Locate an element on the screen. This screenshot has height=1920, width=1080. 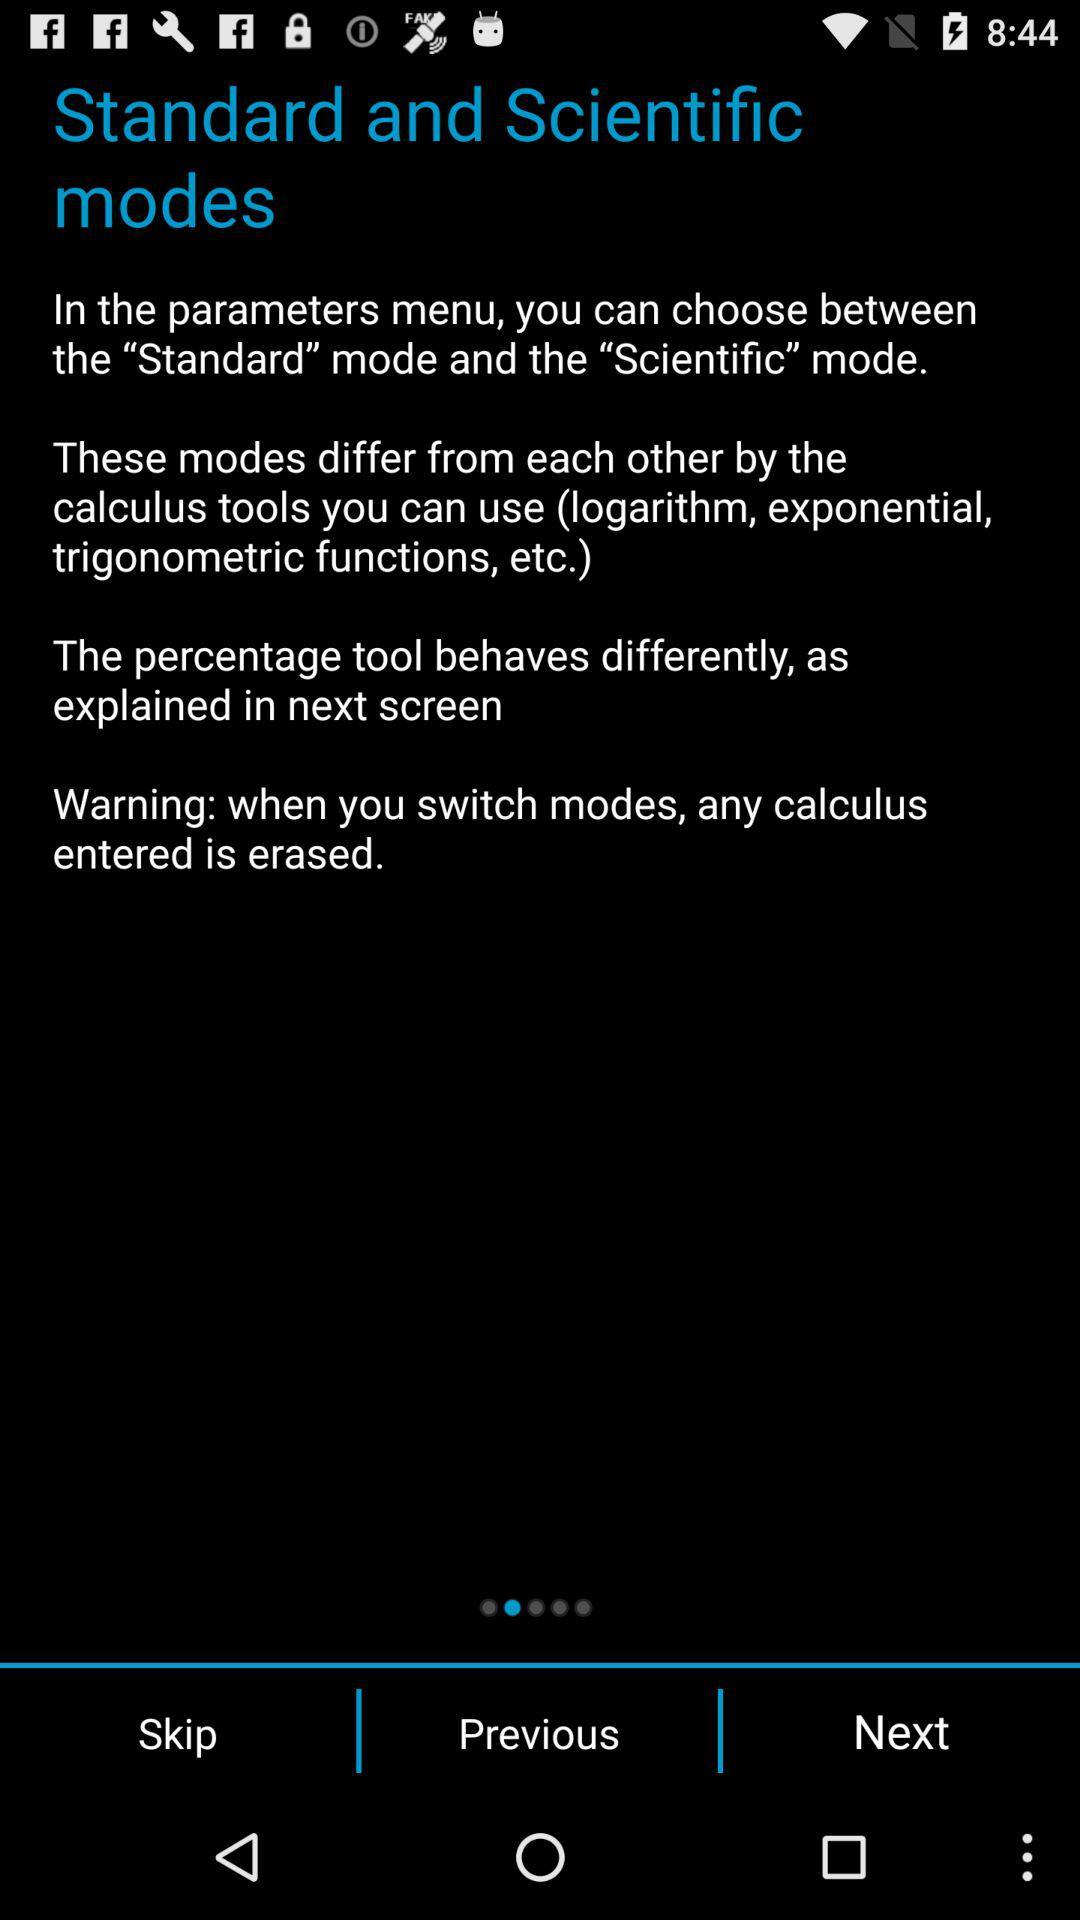
the previous is located at coordinates (538, 1730).